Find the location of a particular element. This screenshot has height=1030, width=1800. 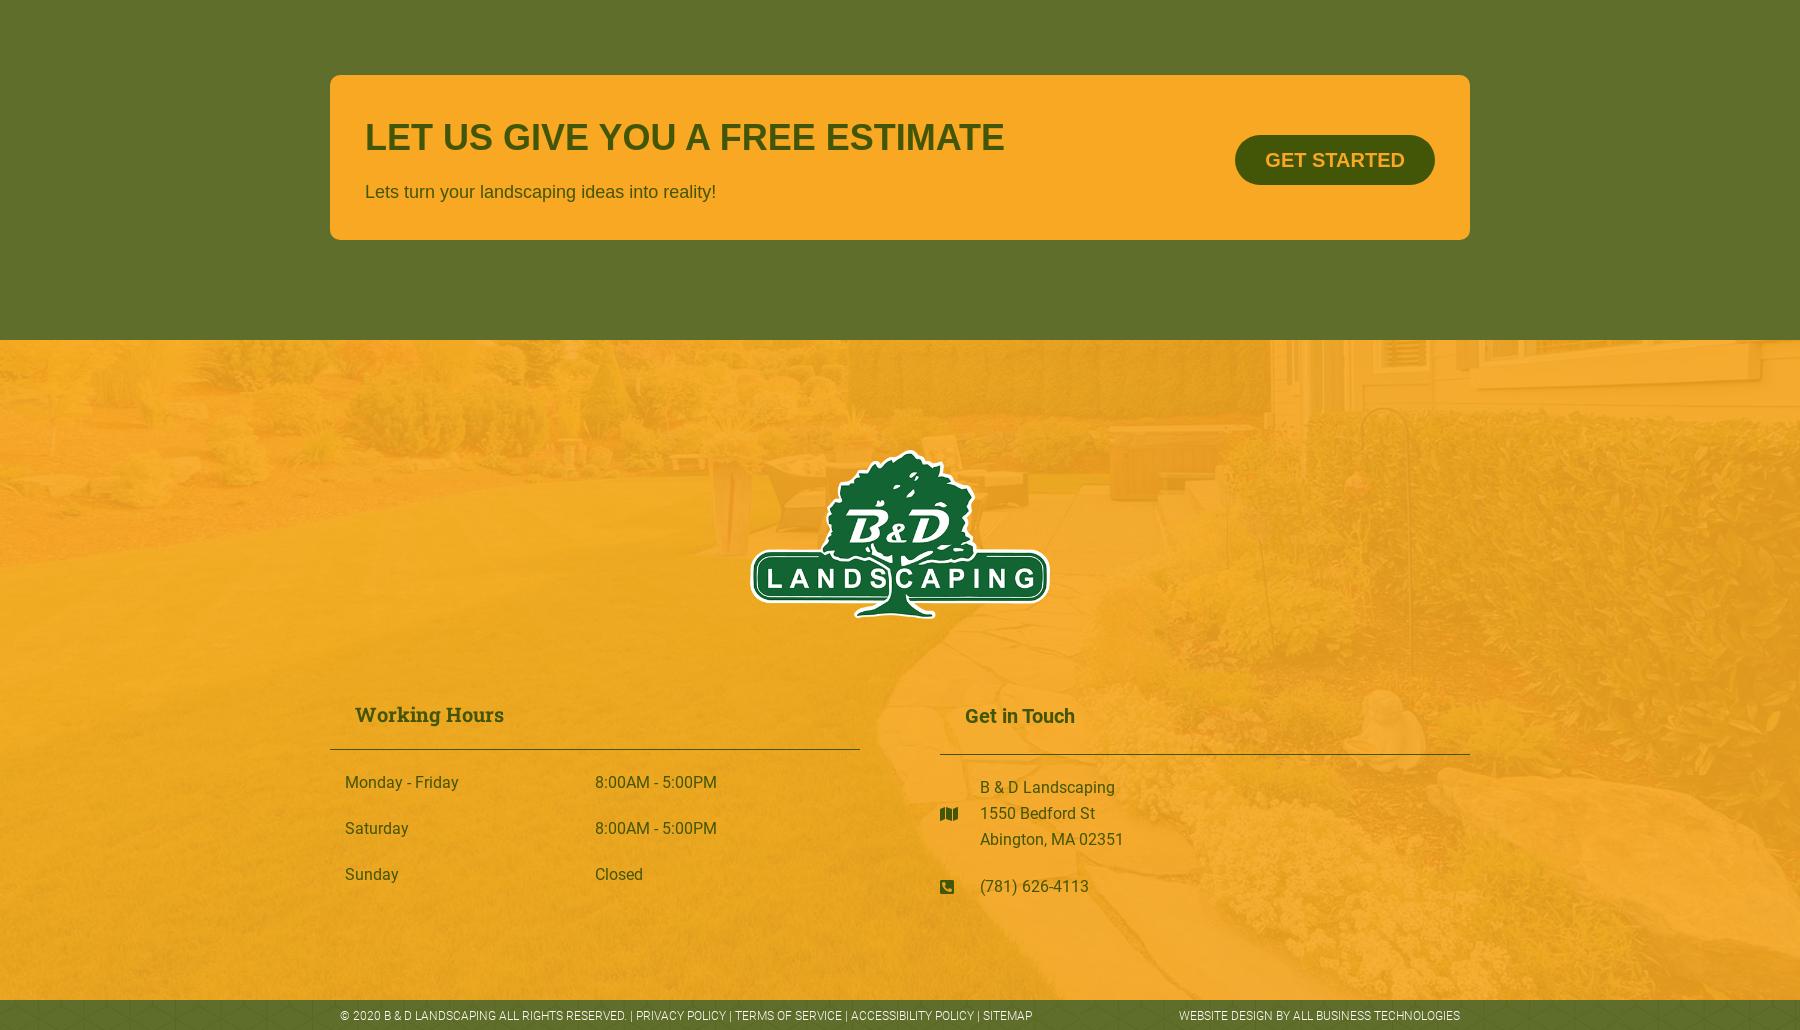

'Website Design By All Business Technologies' is located at coordinates (1319, 1013).